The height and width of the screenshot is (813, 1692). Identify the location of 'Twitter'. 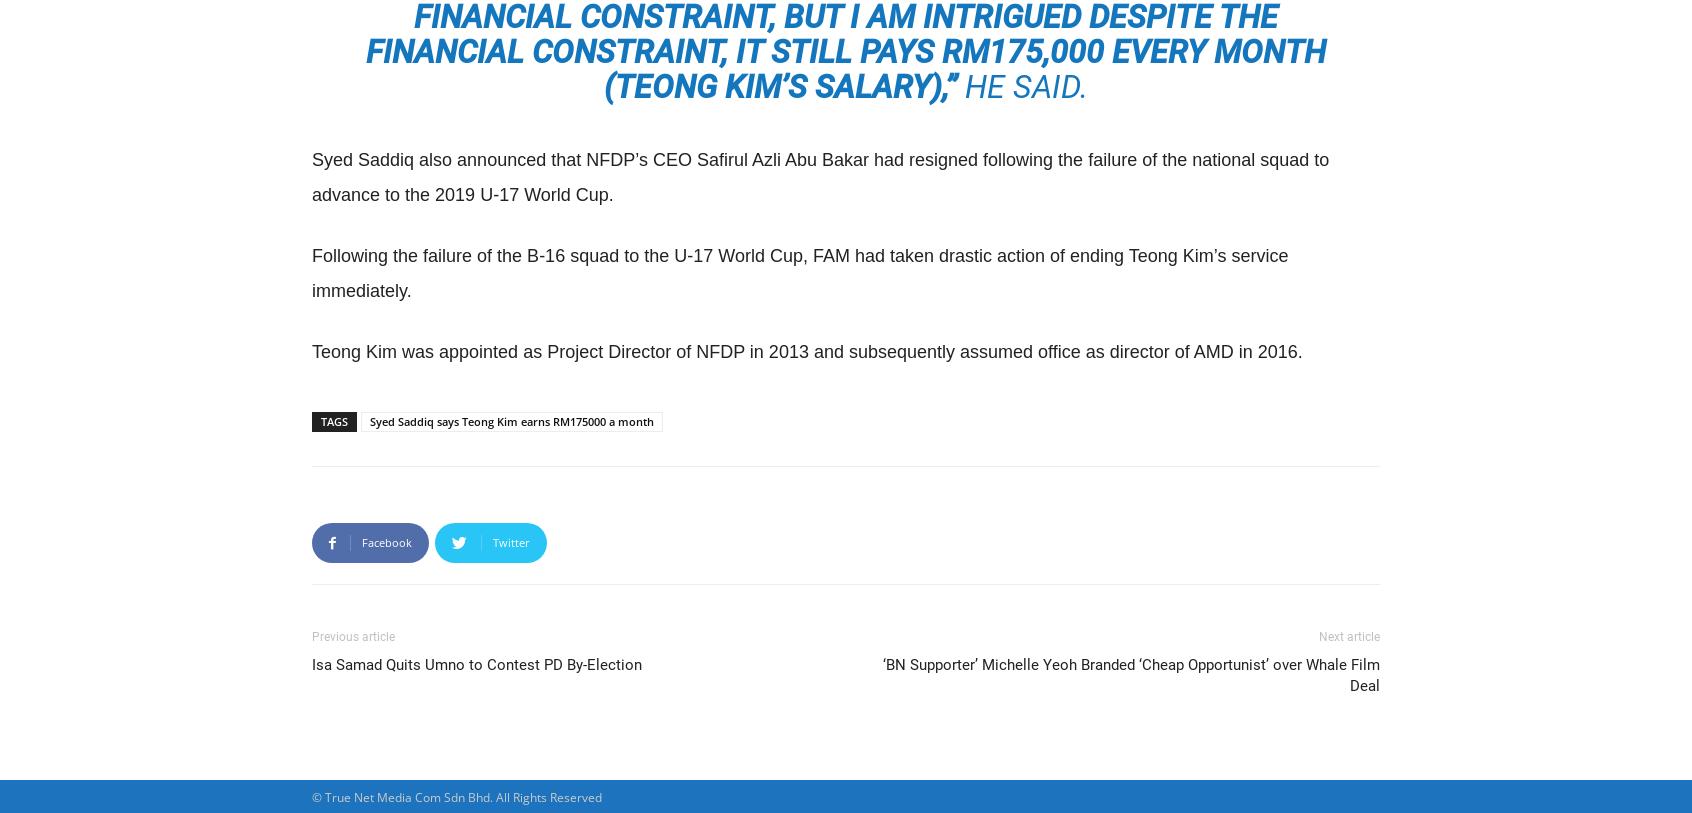
(511, 542).